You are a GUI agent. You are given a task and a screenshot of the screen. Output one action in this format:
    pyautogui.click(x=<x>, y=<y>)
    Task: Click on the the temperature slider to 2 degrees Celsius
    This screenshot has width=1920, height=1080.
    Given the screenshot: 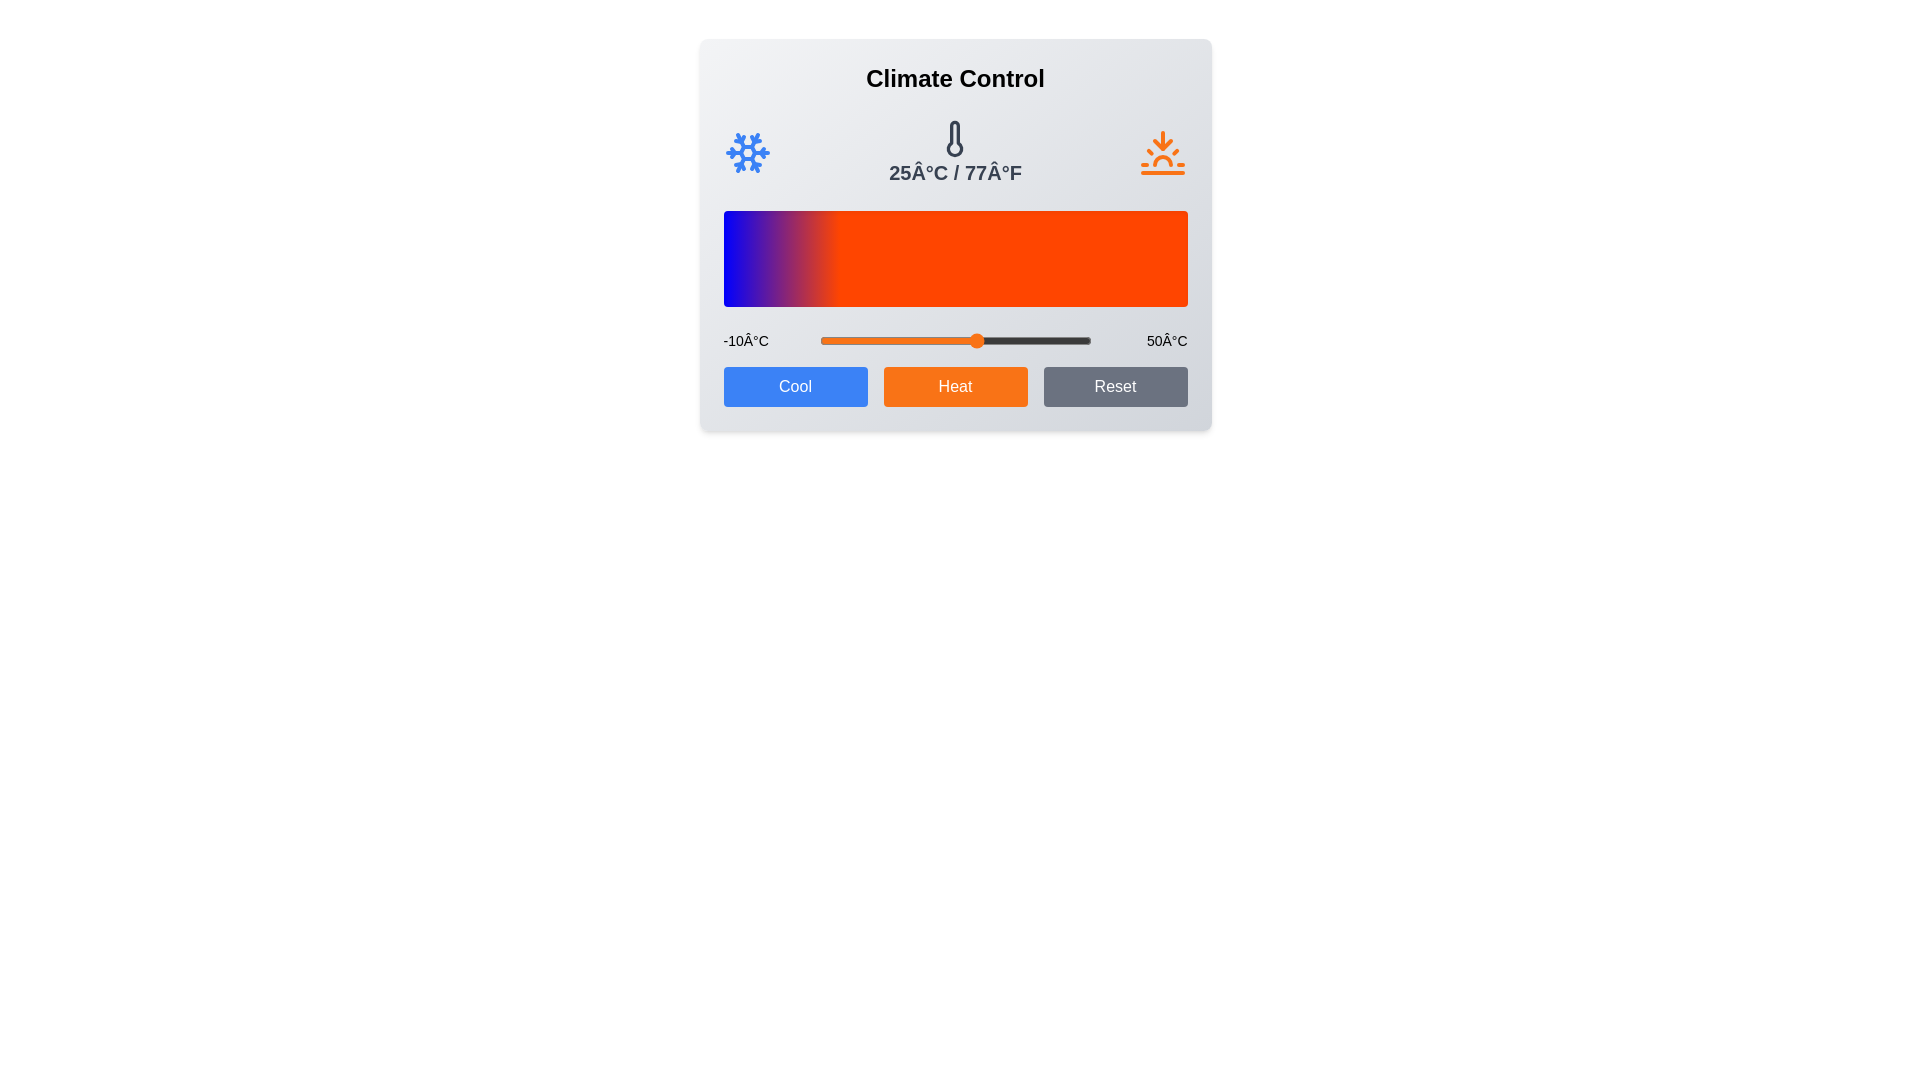 What is the action you would take?
    pyautogui.click(x=873, y=339)
    